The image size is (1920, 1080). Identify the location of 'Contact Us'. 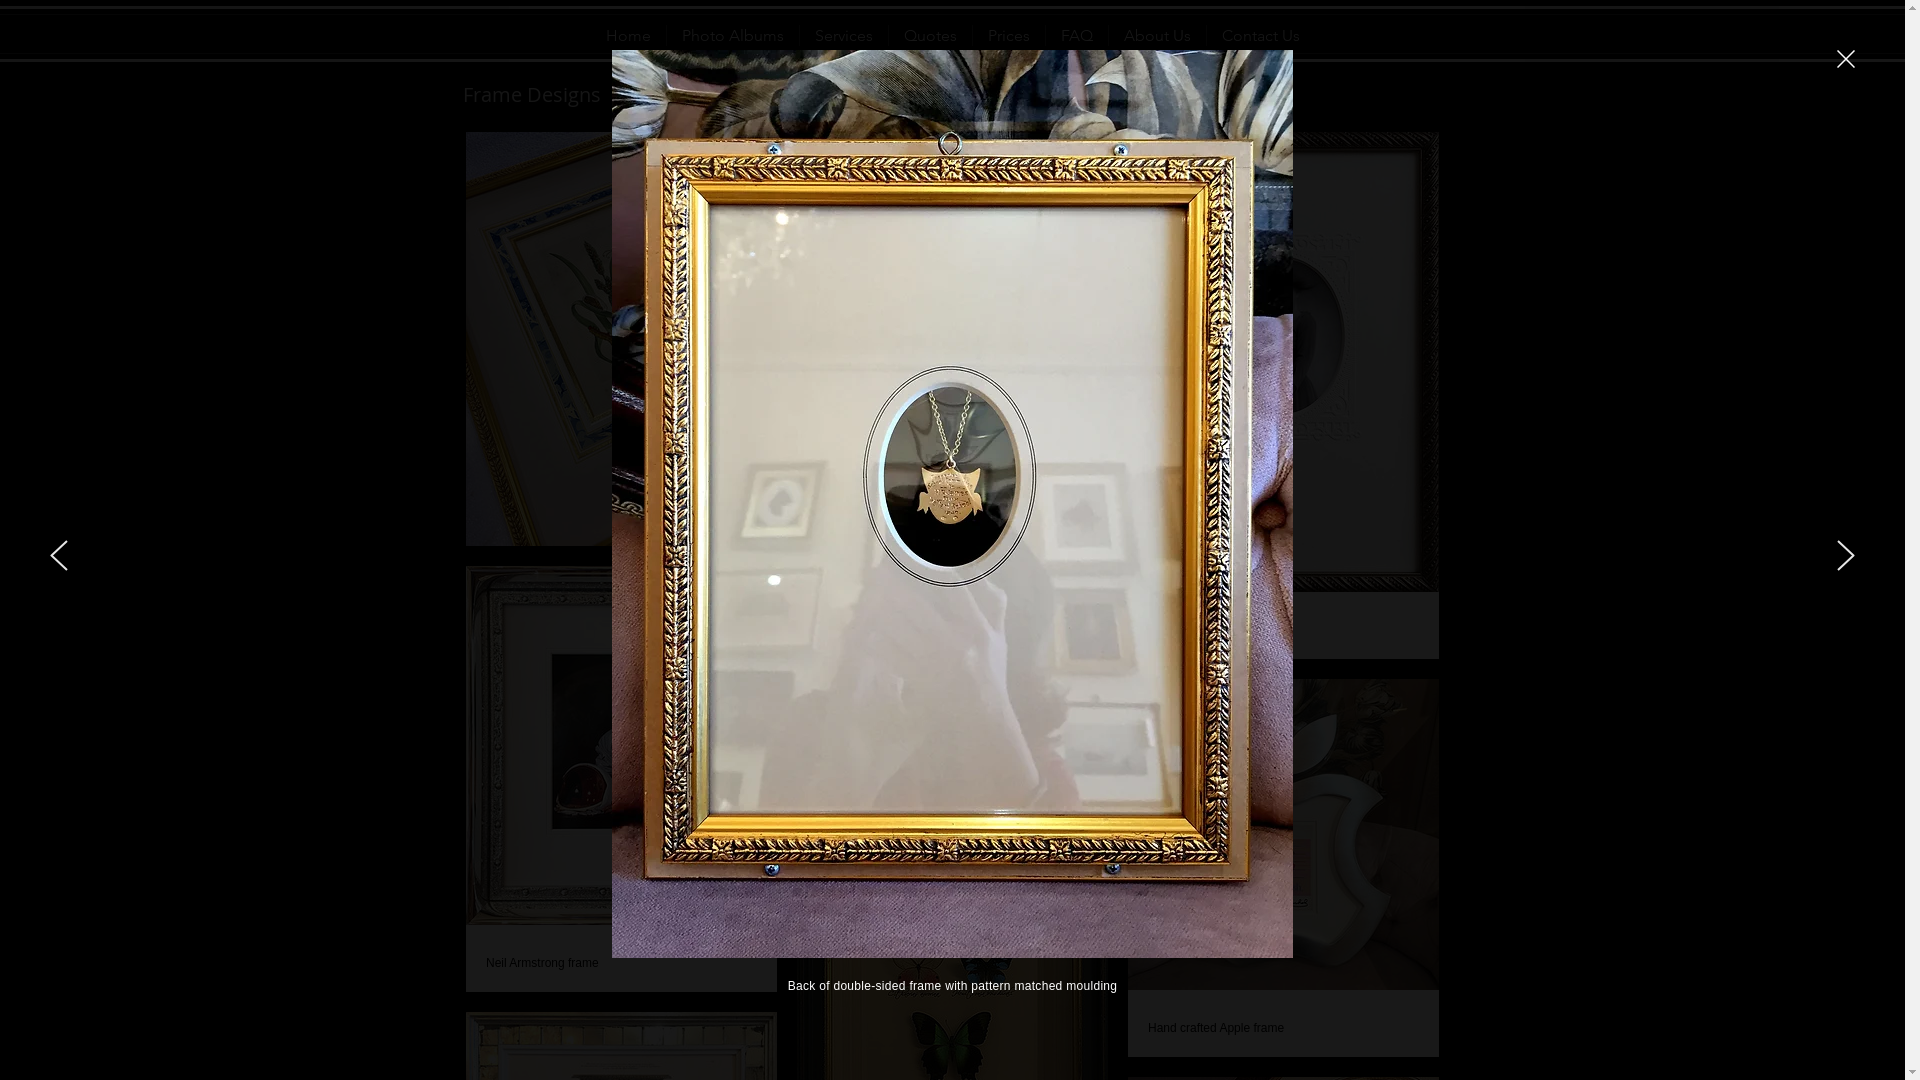
(1258, 34).